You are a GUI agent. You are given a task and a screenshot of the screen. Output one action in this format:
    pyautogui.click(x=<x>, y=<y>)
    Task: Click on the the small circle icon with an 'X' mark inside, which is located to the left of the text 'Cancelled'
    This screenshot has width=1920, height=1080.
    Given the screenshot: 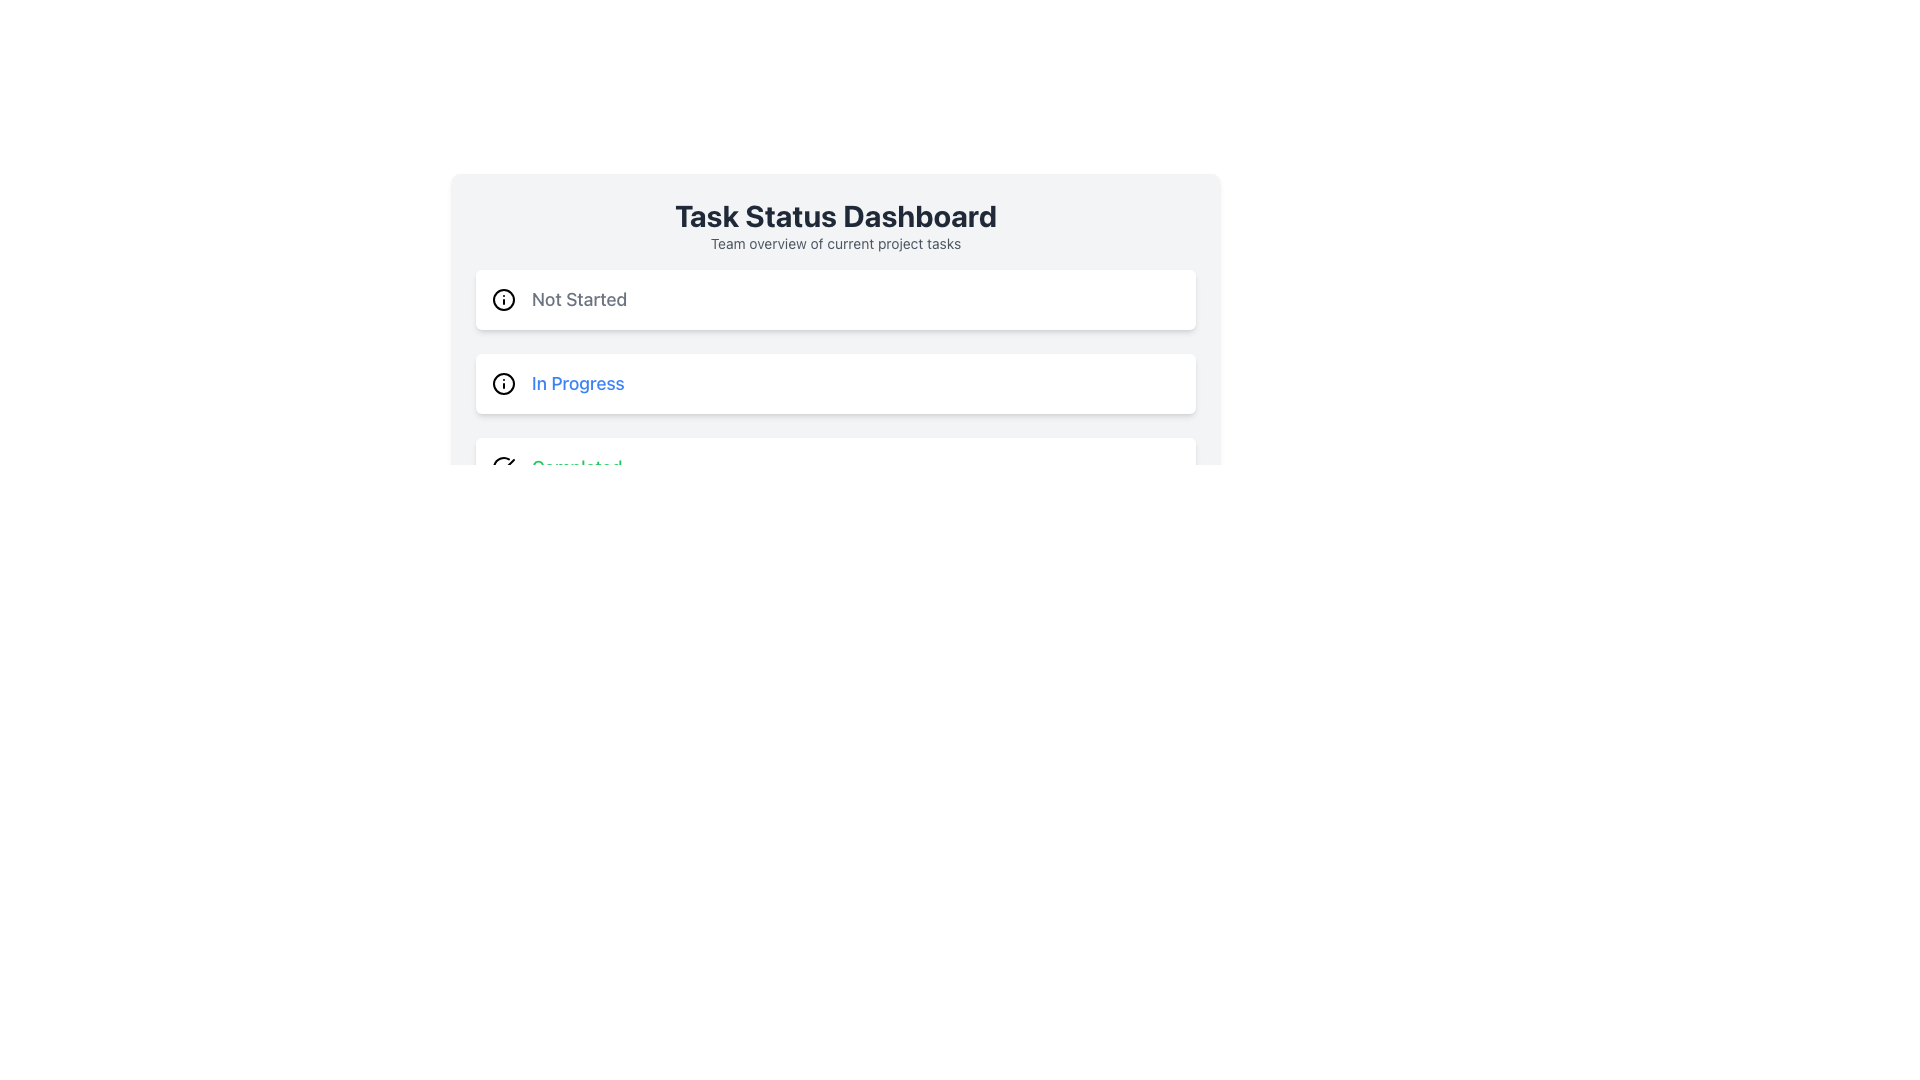 What is the action you would take?
    pyautogui.click(x=504, y=636)
    